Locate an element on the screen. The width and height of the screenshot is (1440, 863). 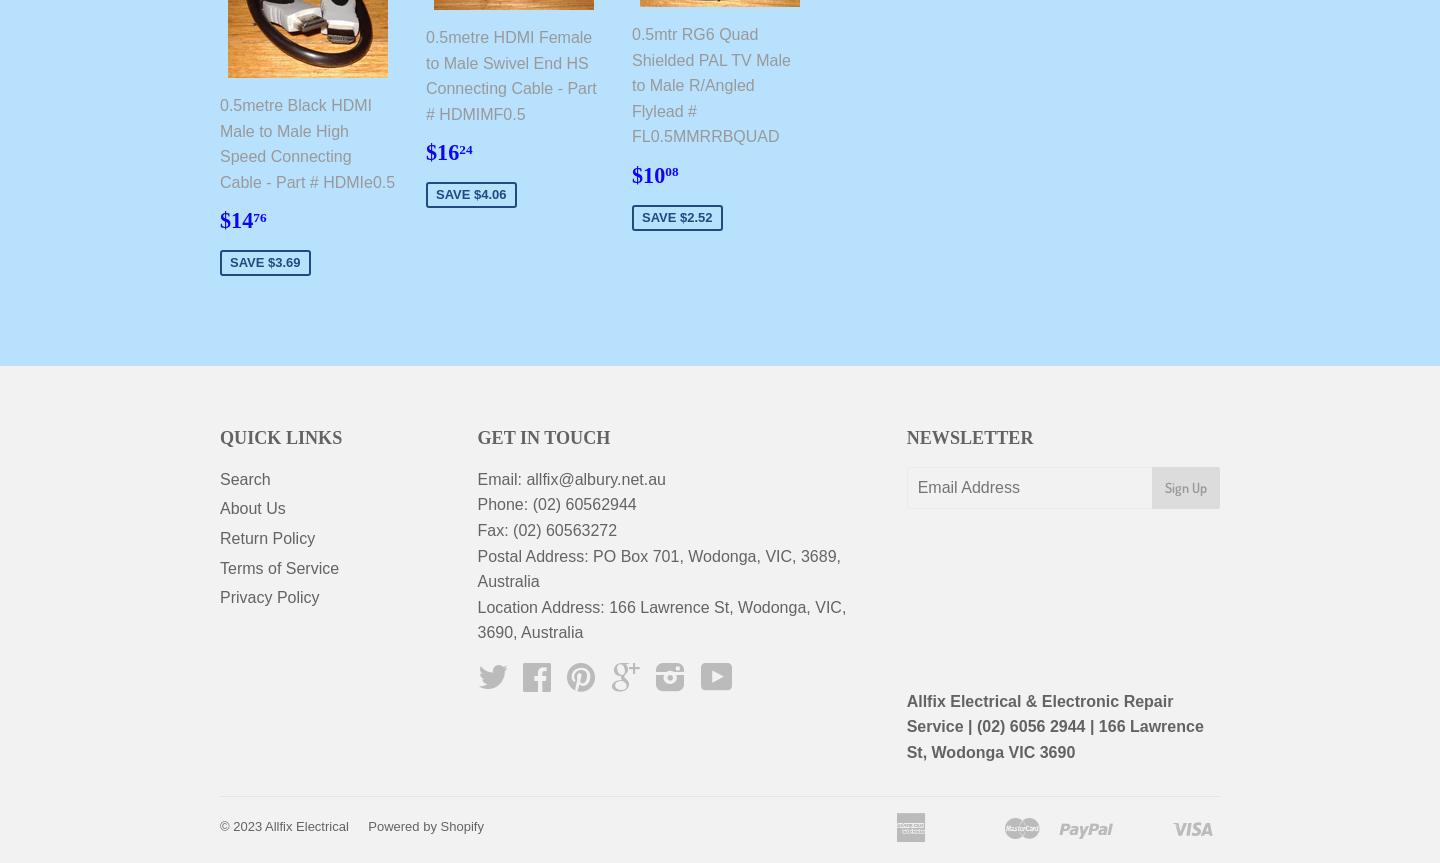
'Allfix Electrical & Electronic Repair Service | (02) 6056 2944 | 166 Lawrence St, Wodonga VIC 3690' is located at coordinates (1054, 726).